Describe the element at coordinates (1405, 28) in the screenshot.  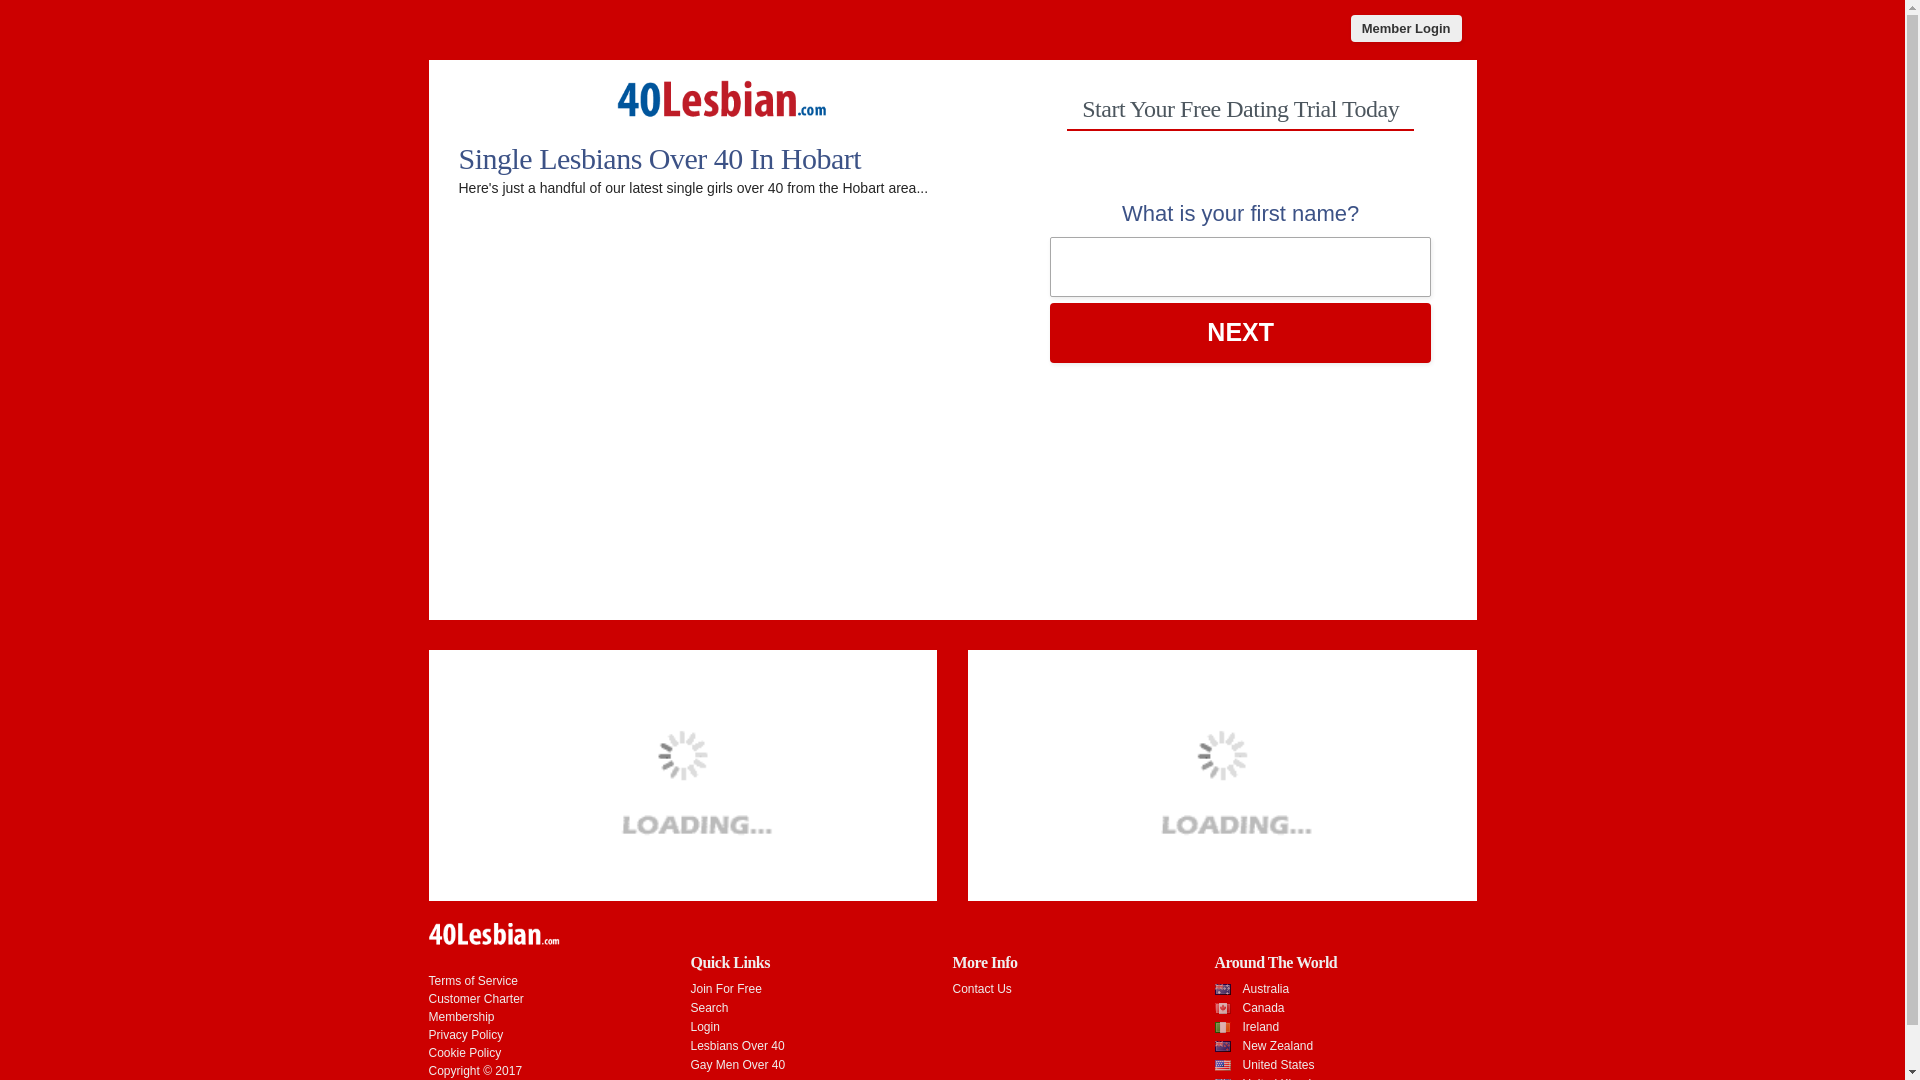
I see `'Member Login'` at that location.